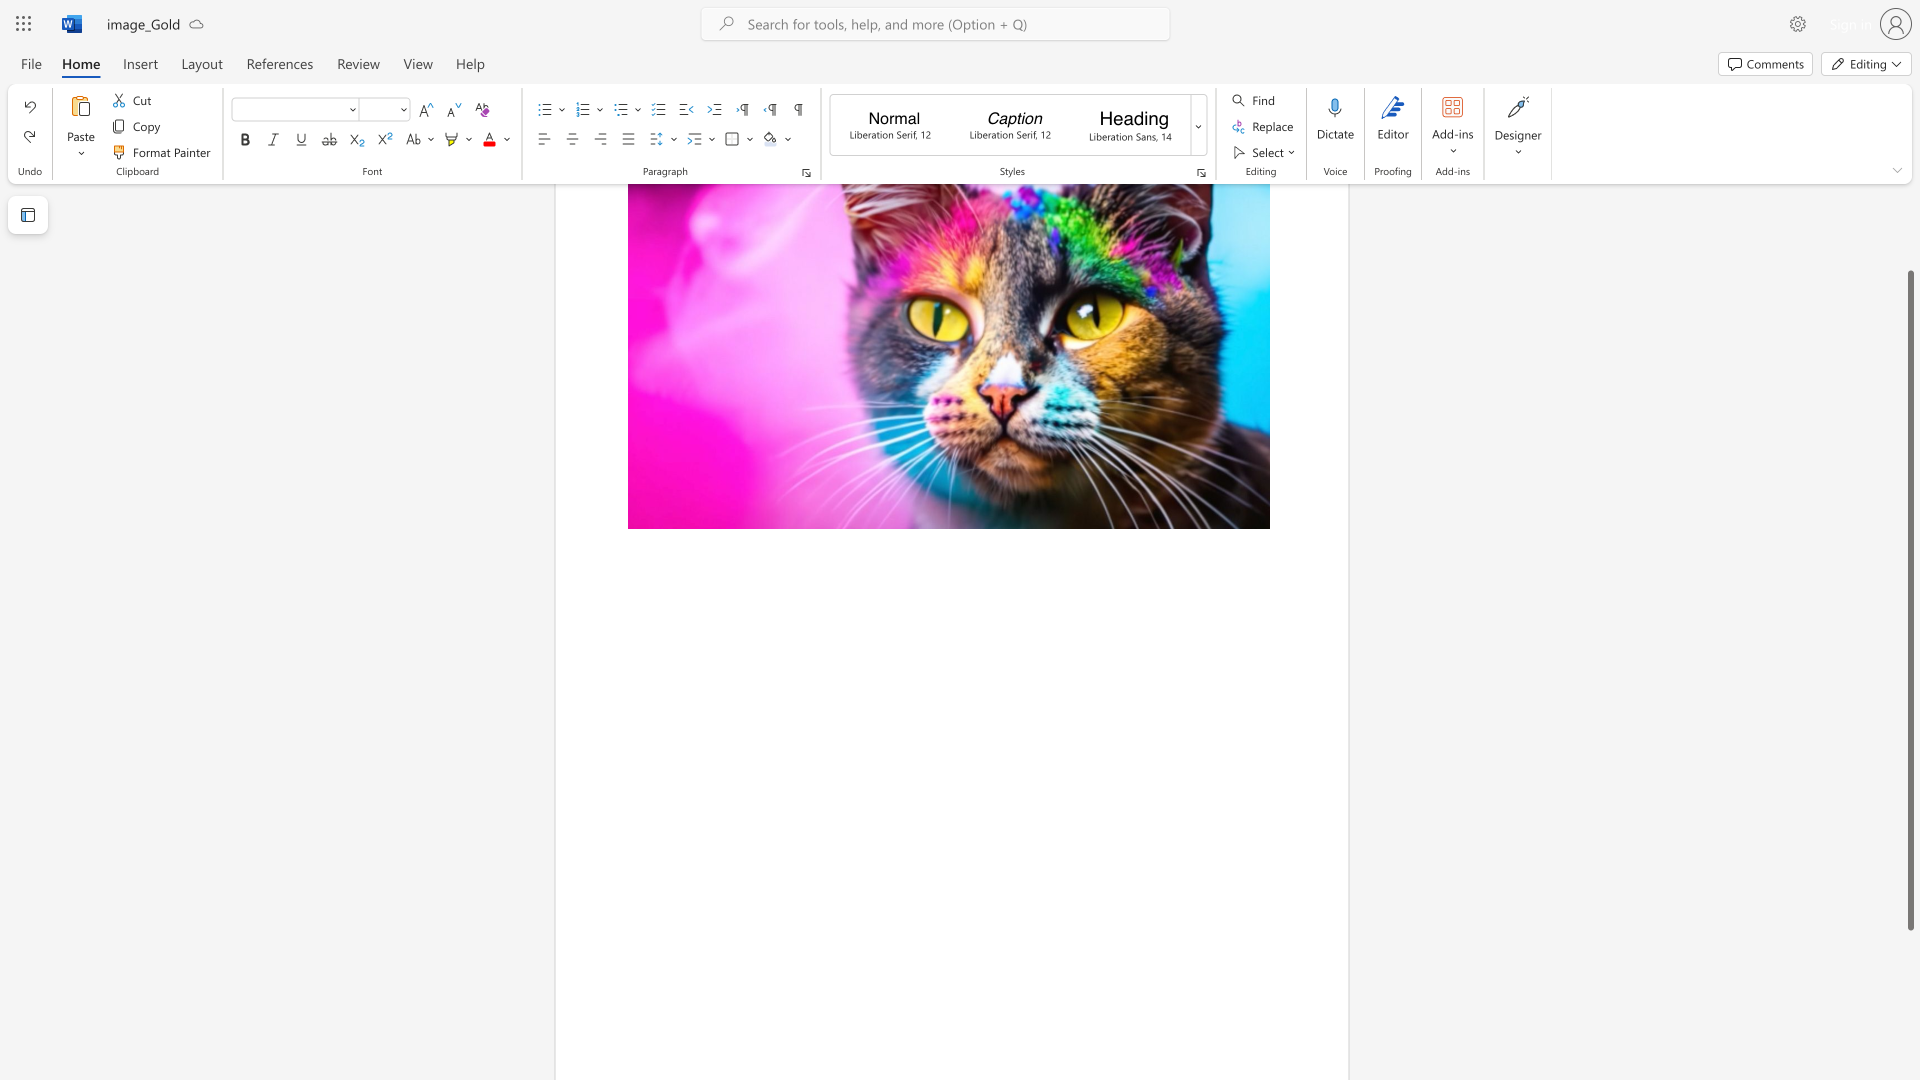  I want to click on the scrollbar on the right side to scroll the page up, so click(1909, 229).